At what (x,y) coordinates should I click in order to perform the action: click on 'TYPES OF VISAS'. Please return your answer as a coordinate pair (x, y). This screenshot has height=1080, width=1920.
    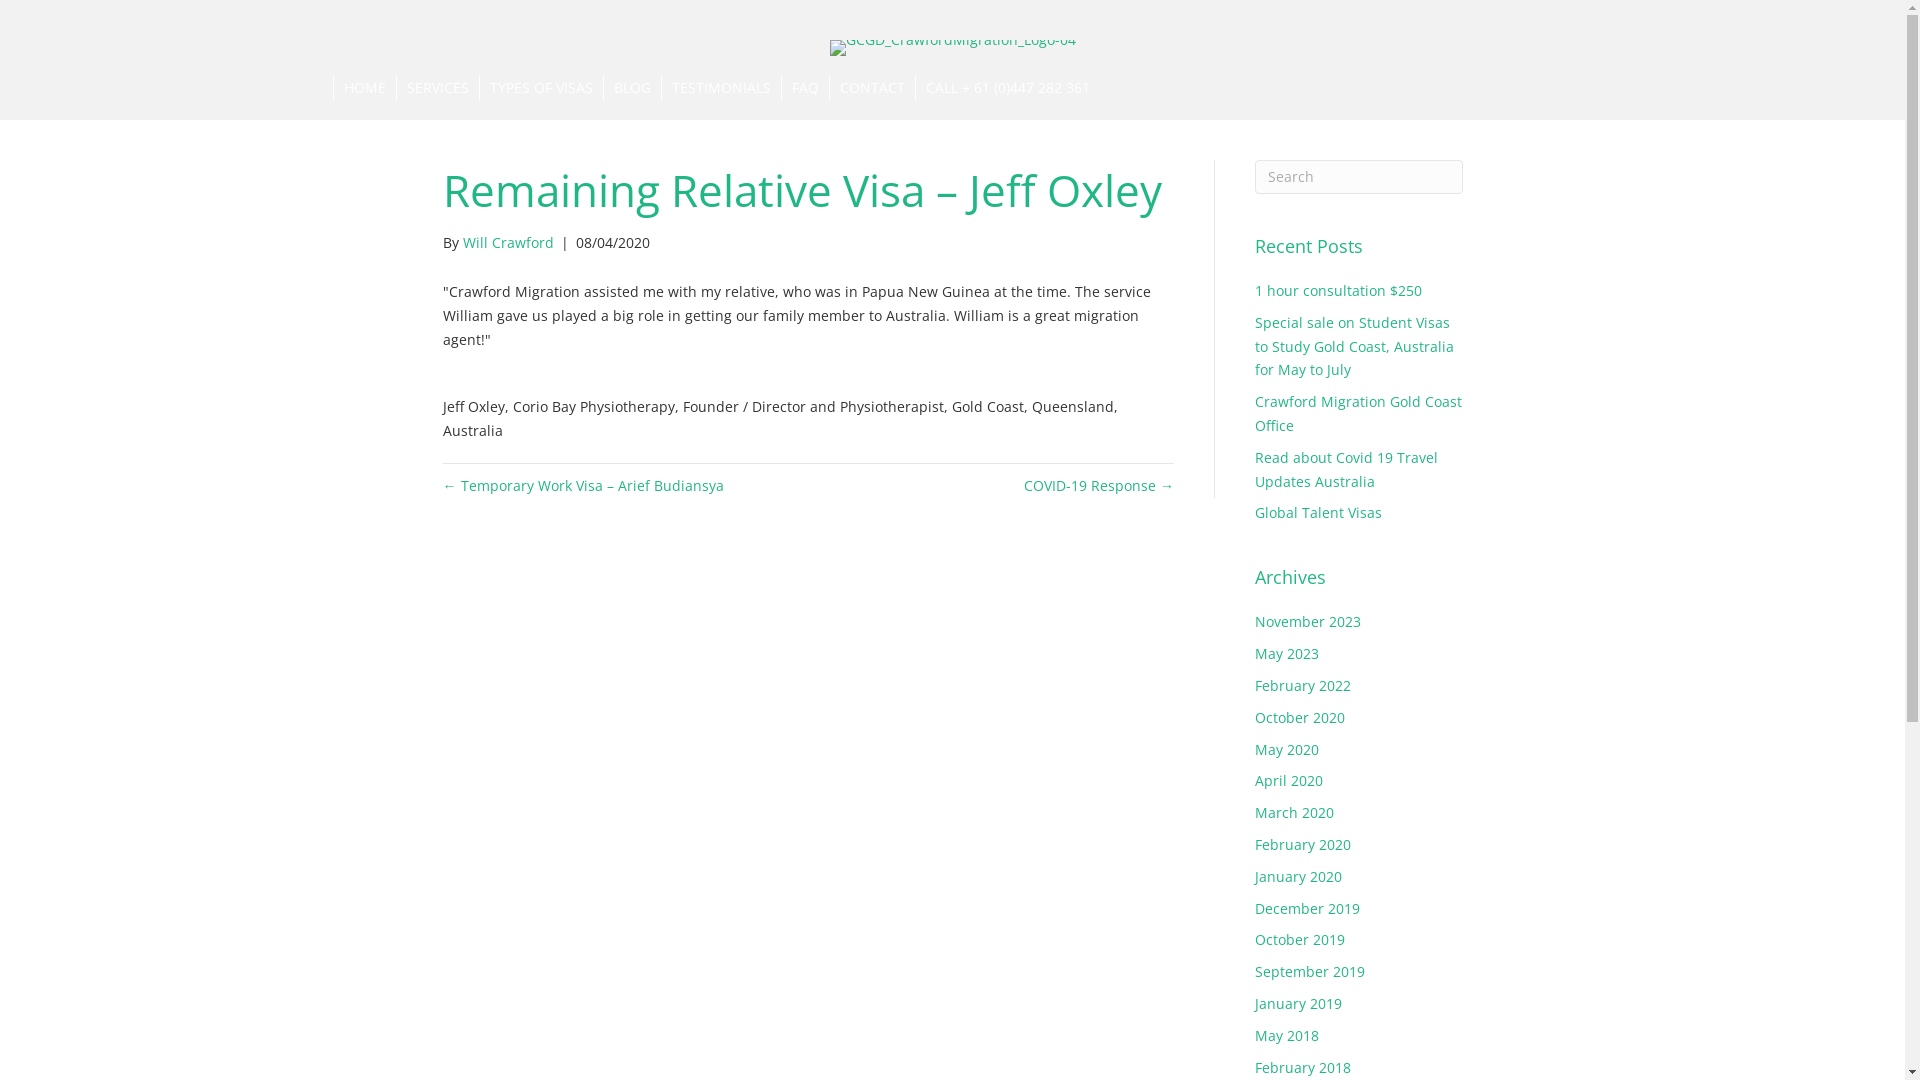
    Looking at the image, I should click on (539, 87).